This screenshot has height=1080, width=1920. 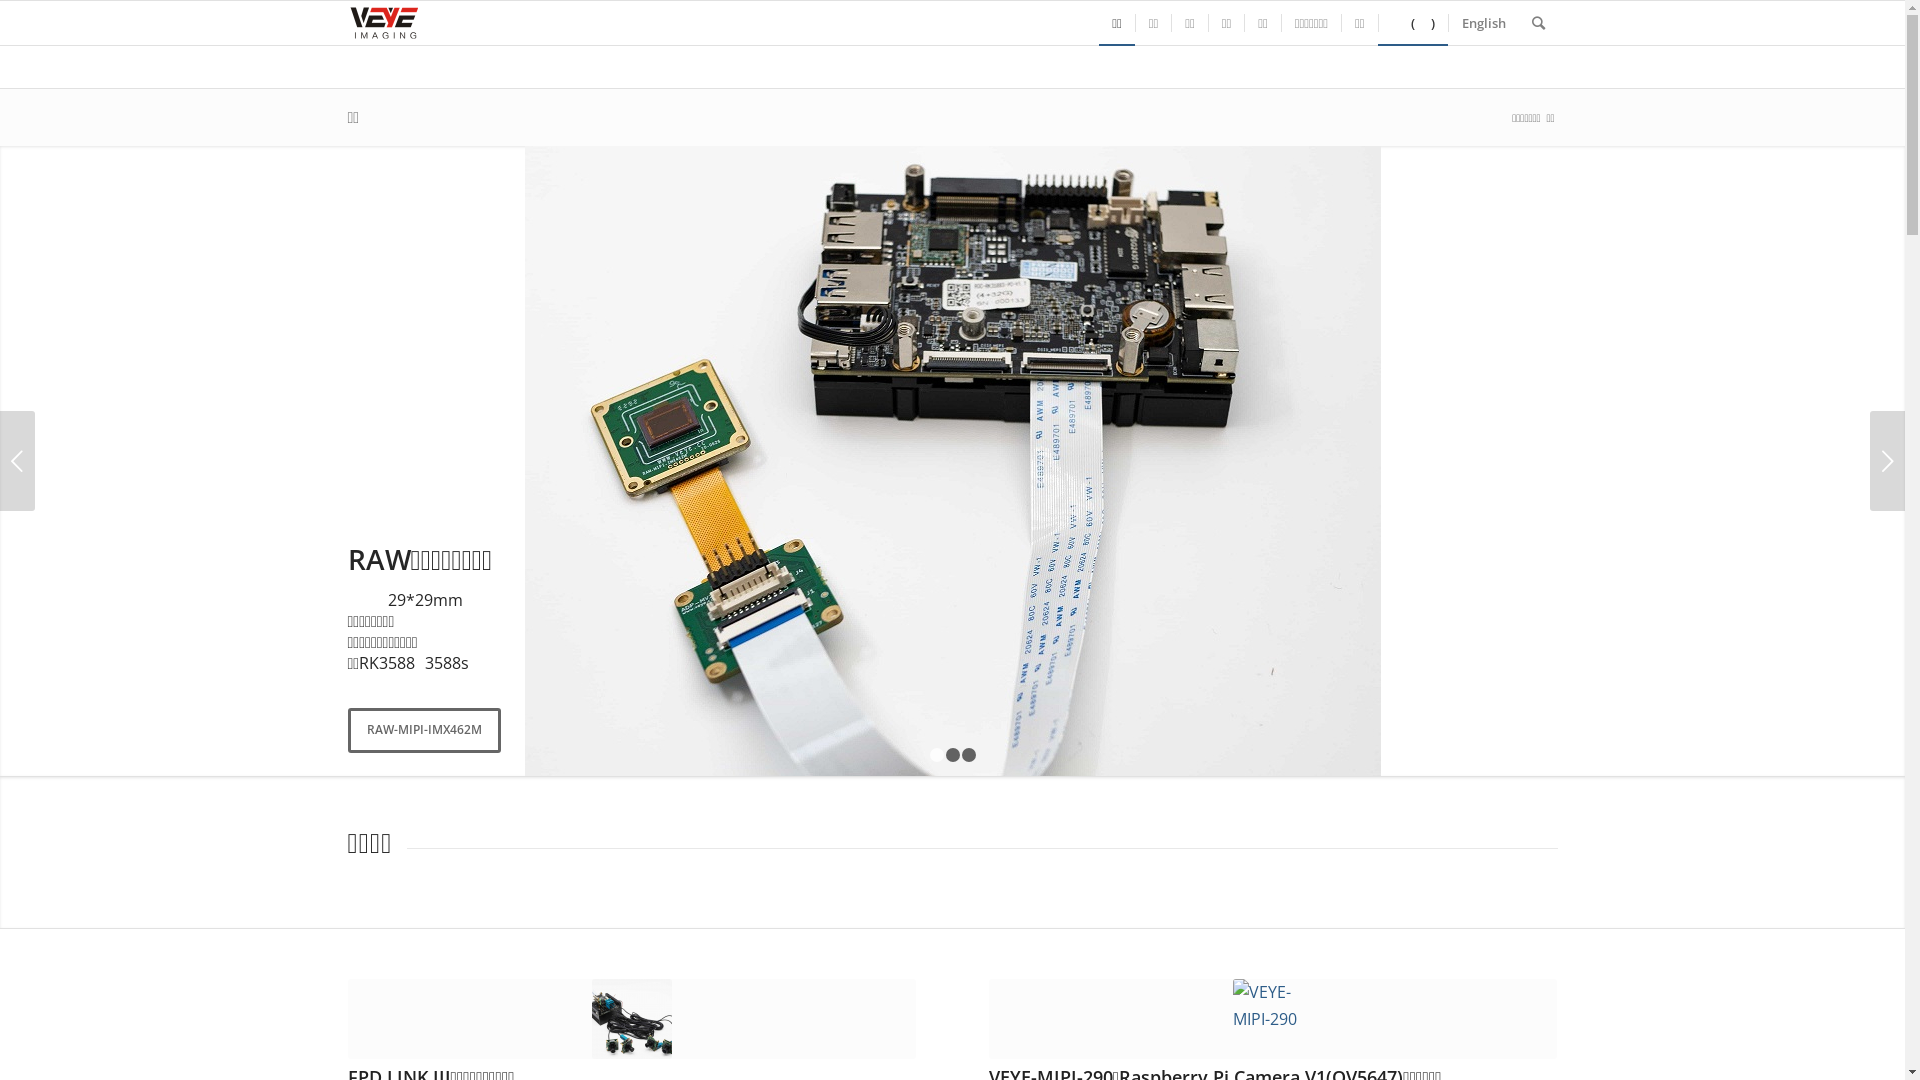 What do you see at coordinates (952, 755) in the screenshot?
I see `'2'` at bounding box center [952, 755].